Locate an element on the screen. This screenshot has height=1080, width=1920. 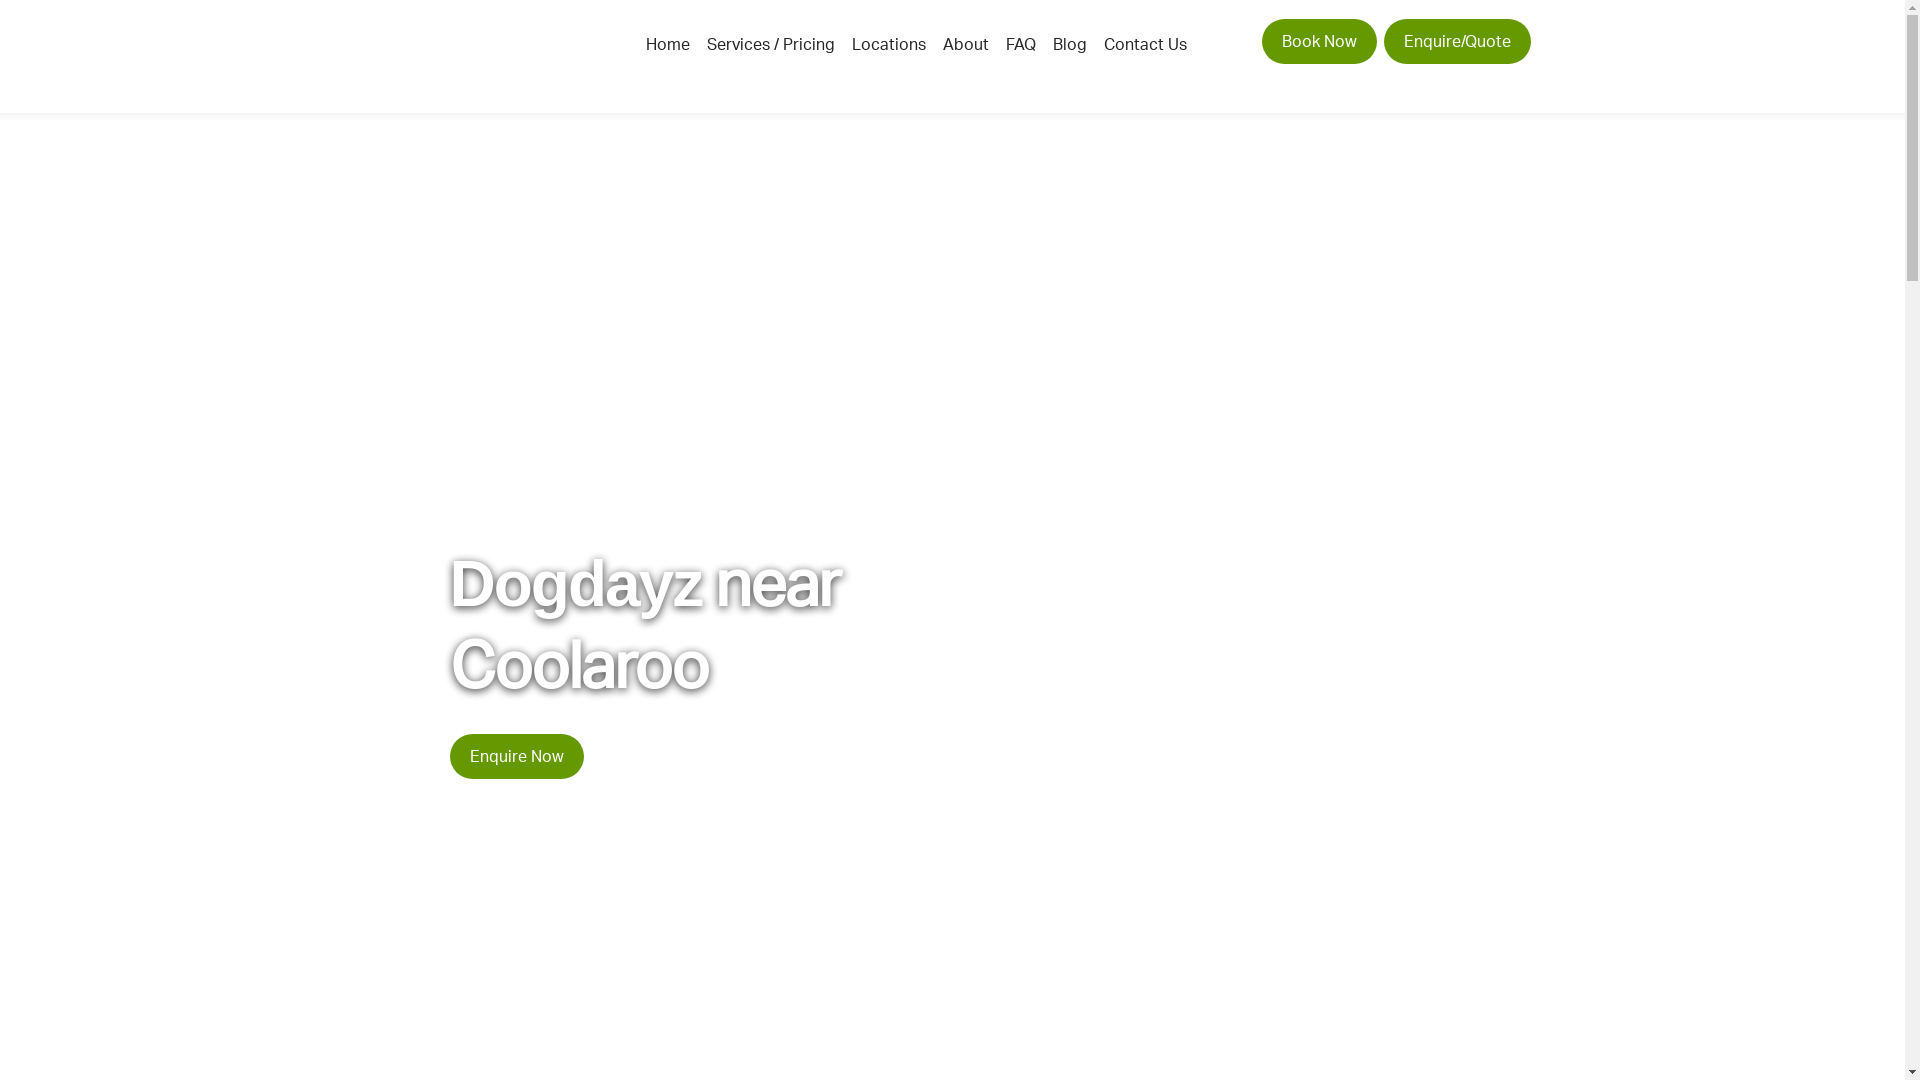
'Enquire Now' is located at coordinates (517, 756).